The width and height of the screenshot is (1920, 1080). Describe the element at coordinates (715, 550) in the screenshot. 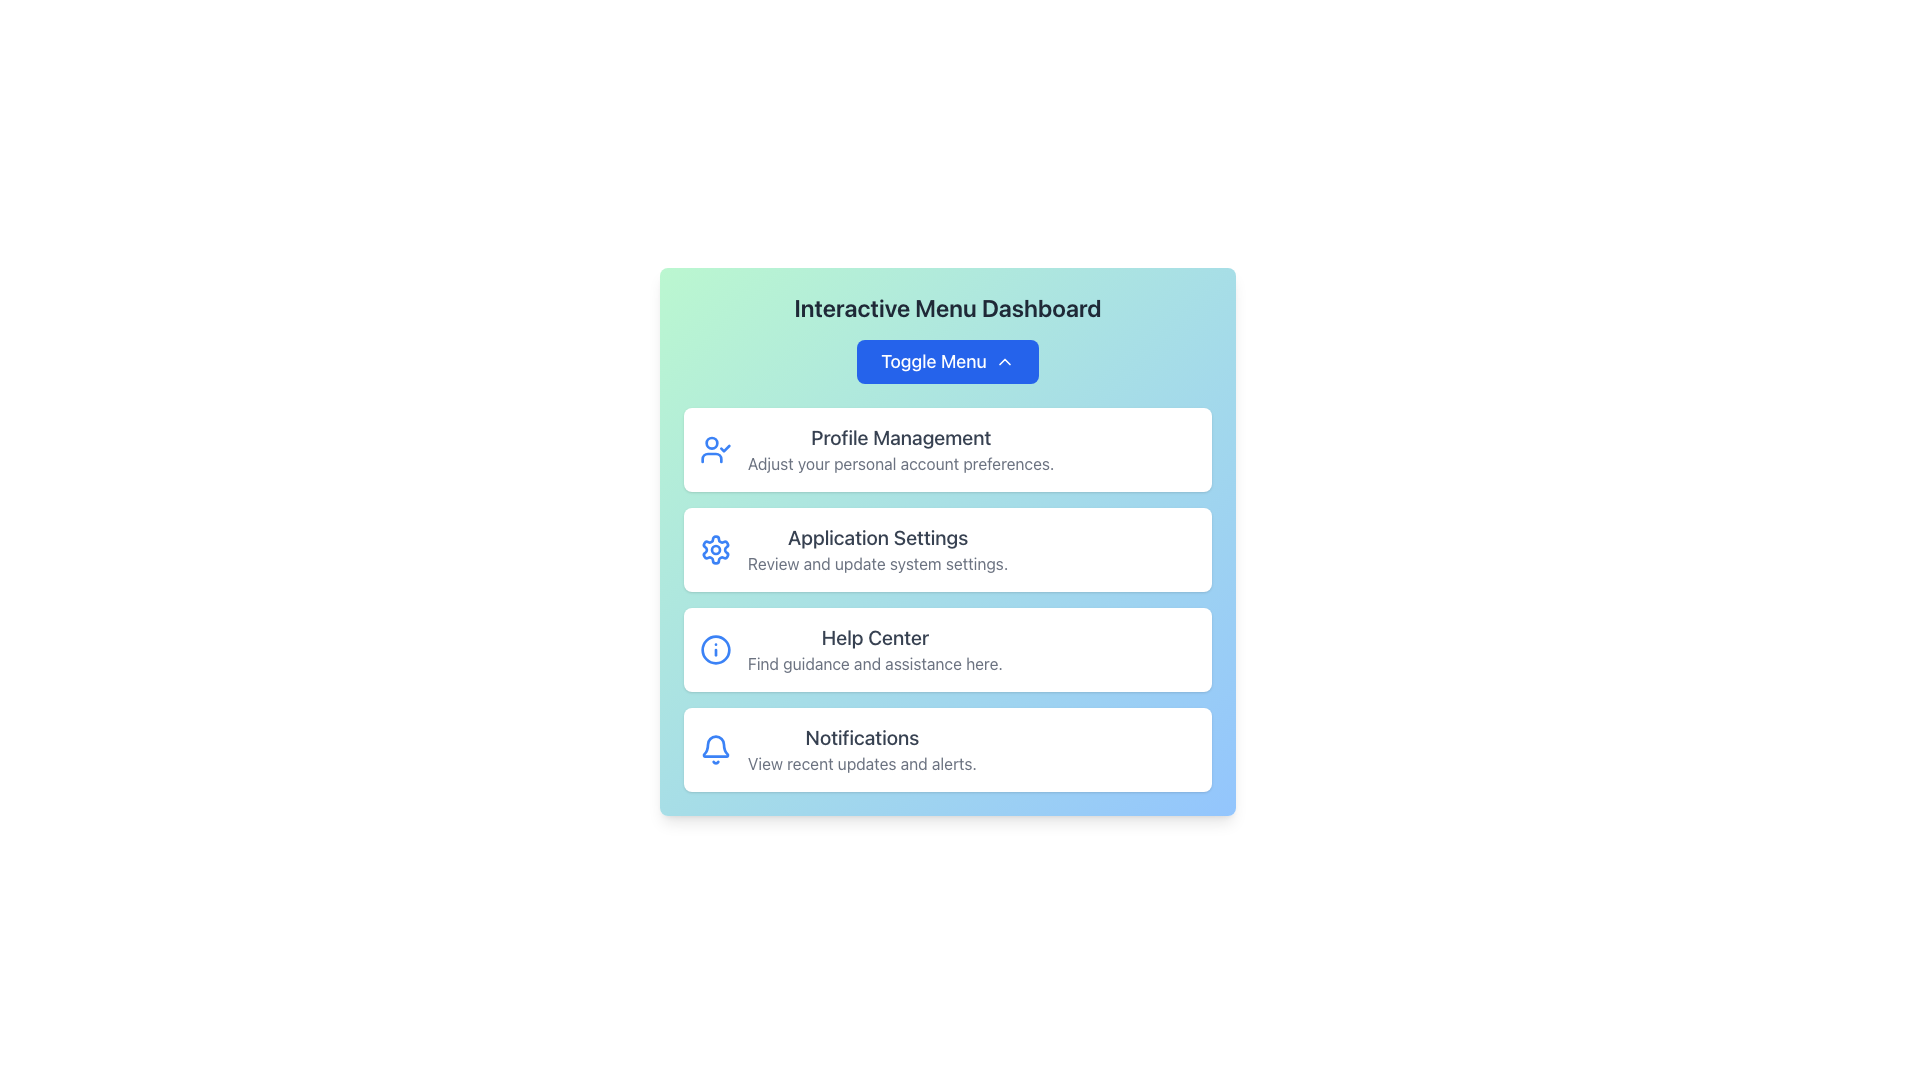

I see `the gear icon located to the left of the 'Application Settings' text in the second row of the layout, which is positioned below the 'Profile Management' row and above the 'Help Center' row` at that location.